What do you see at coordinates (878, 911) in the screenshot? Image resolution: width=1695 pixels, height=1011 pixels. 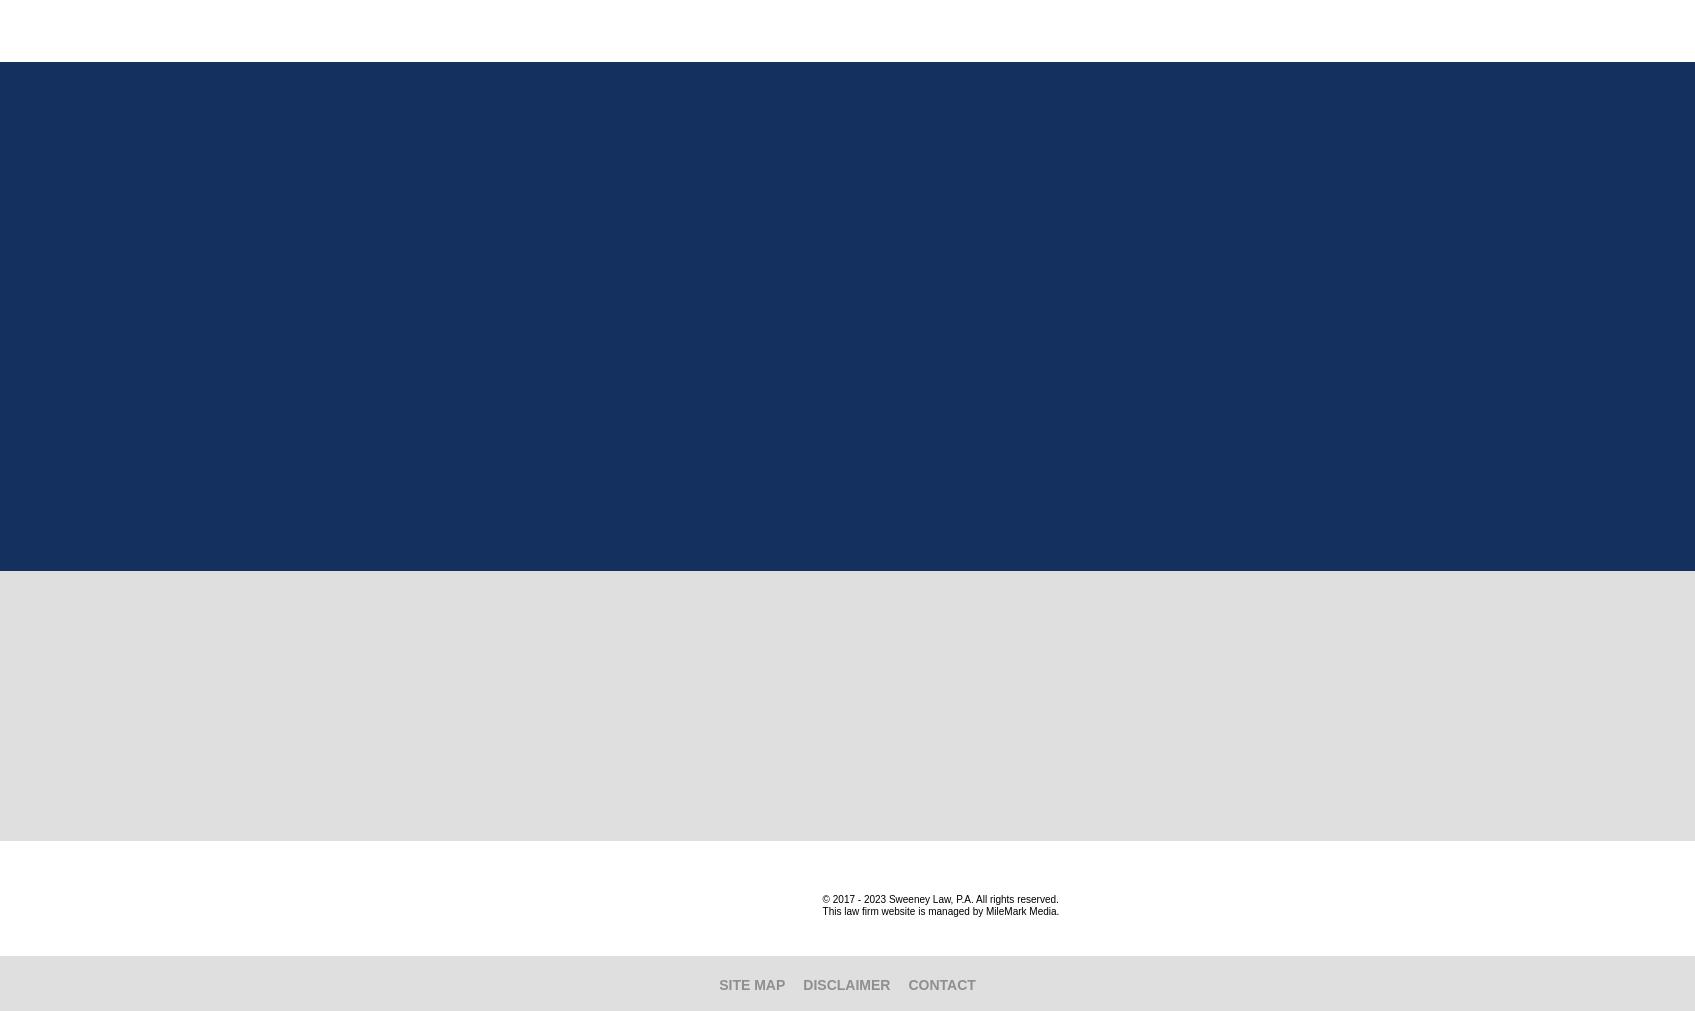 I see `'law firm website'` at bounding box center [878, 911].